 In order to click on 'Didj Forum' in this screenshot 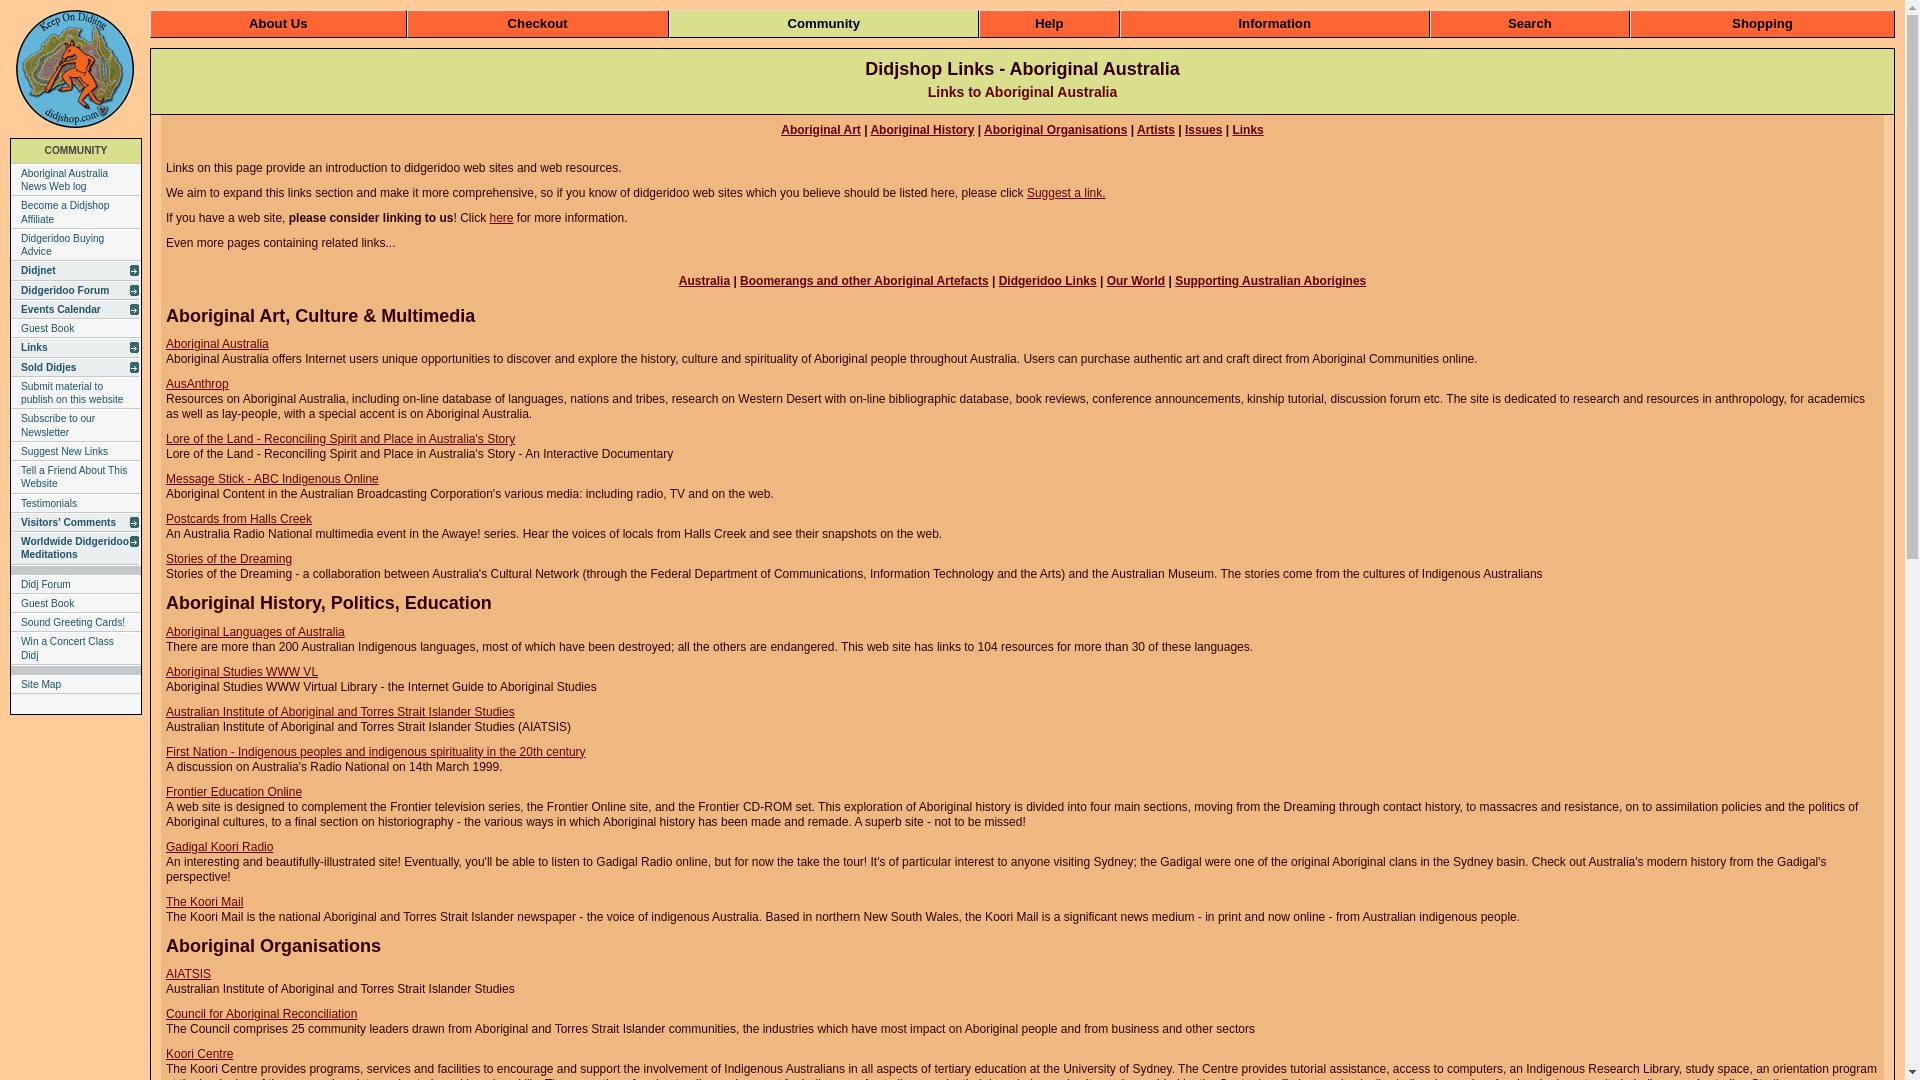, I will do `click(76, 584)`.